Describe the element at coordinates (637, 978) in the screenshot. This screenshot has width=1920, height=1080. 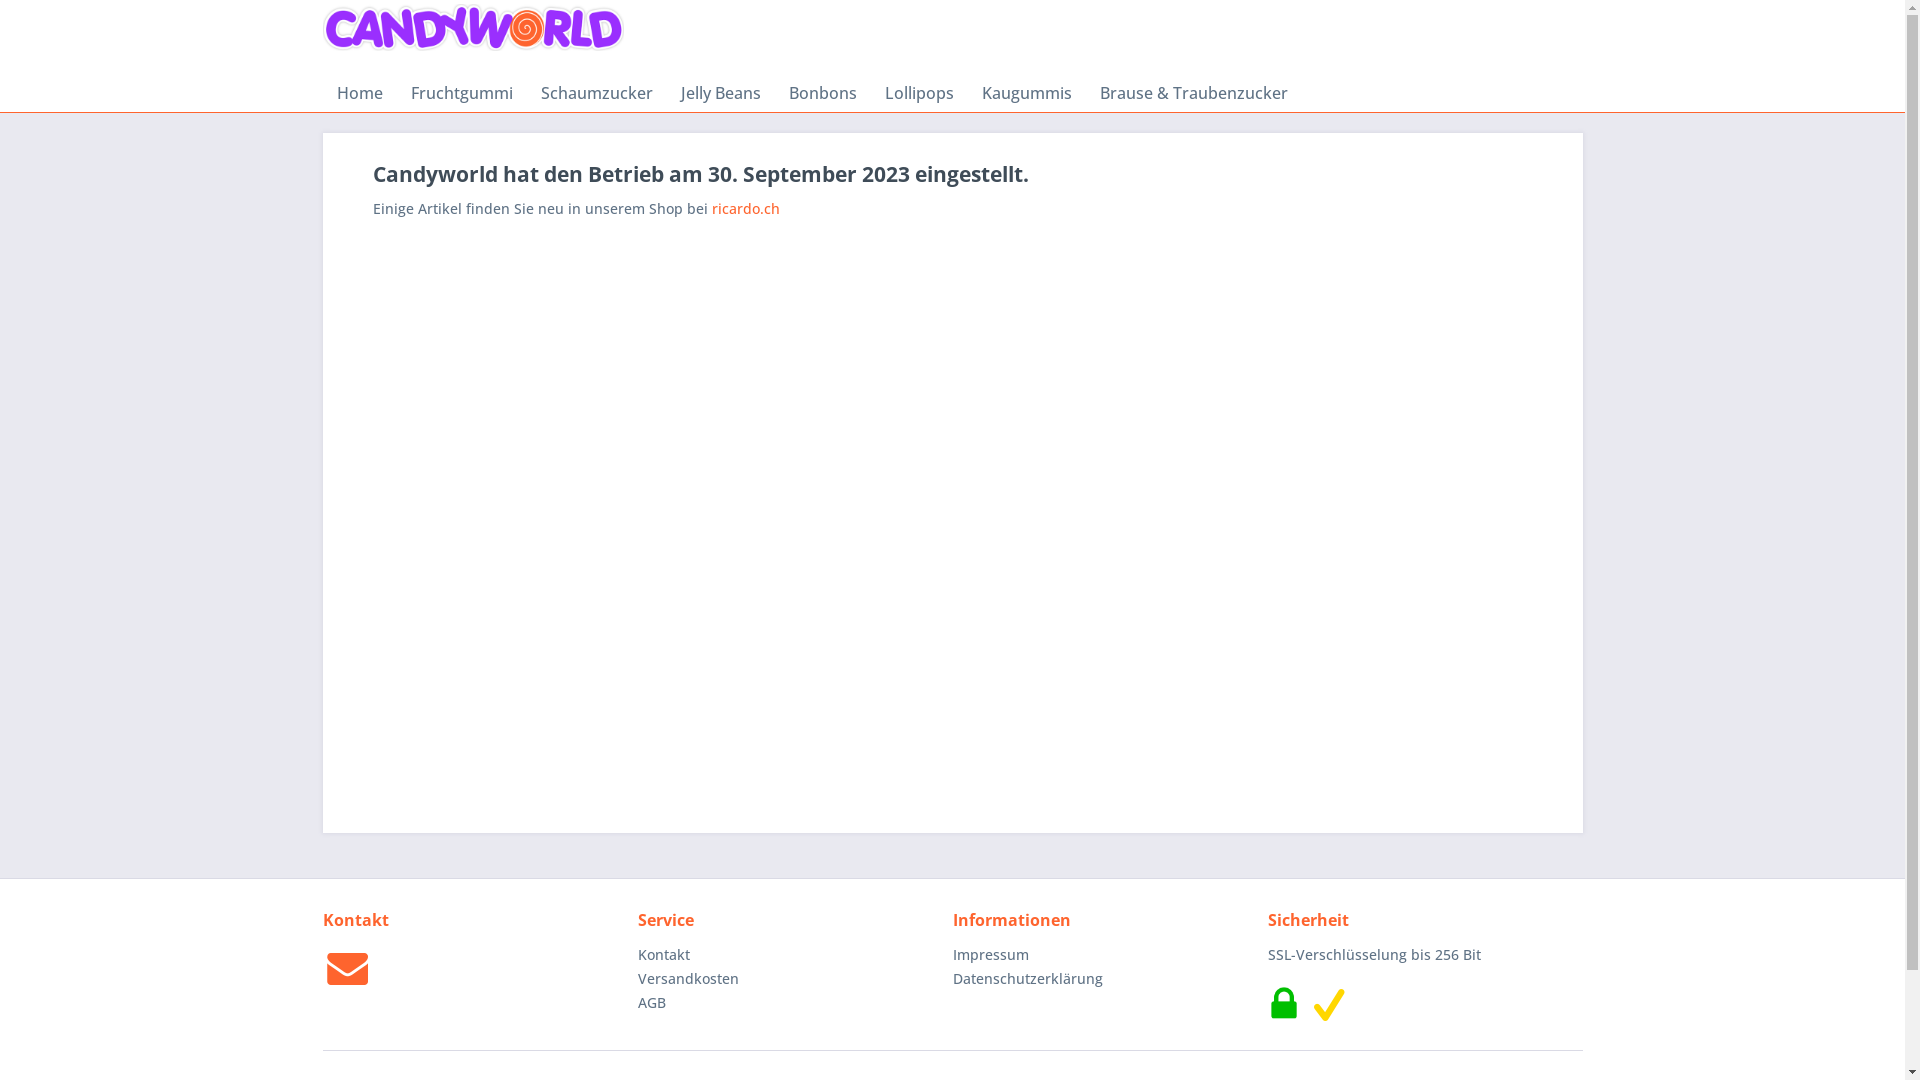
I see `'Versandkosten'` at that location.